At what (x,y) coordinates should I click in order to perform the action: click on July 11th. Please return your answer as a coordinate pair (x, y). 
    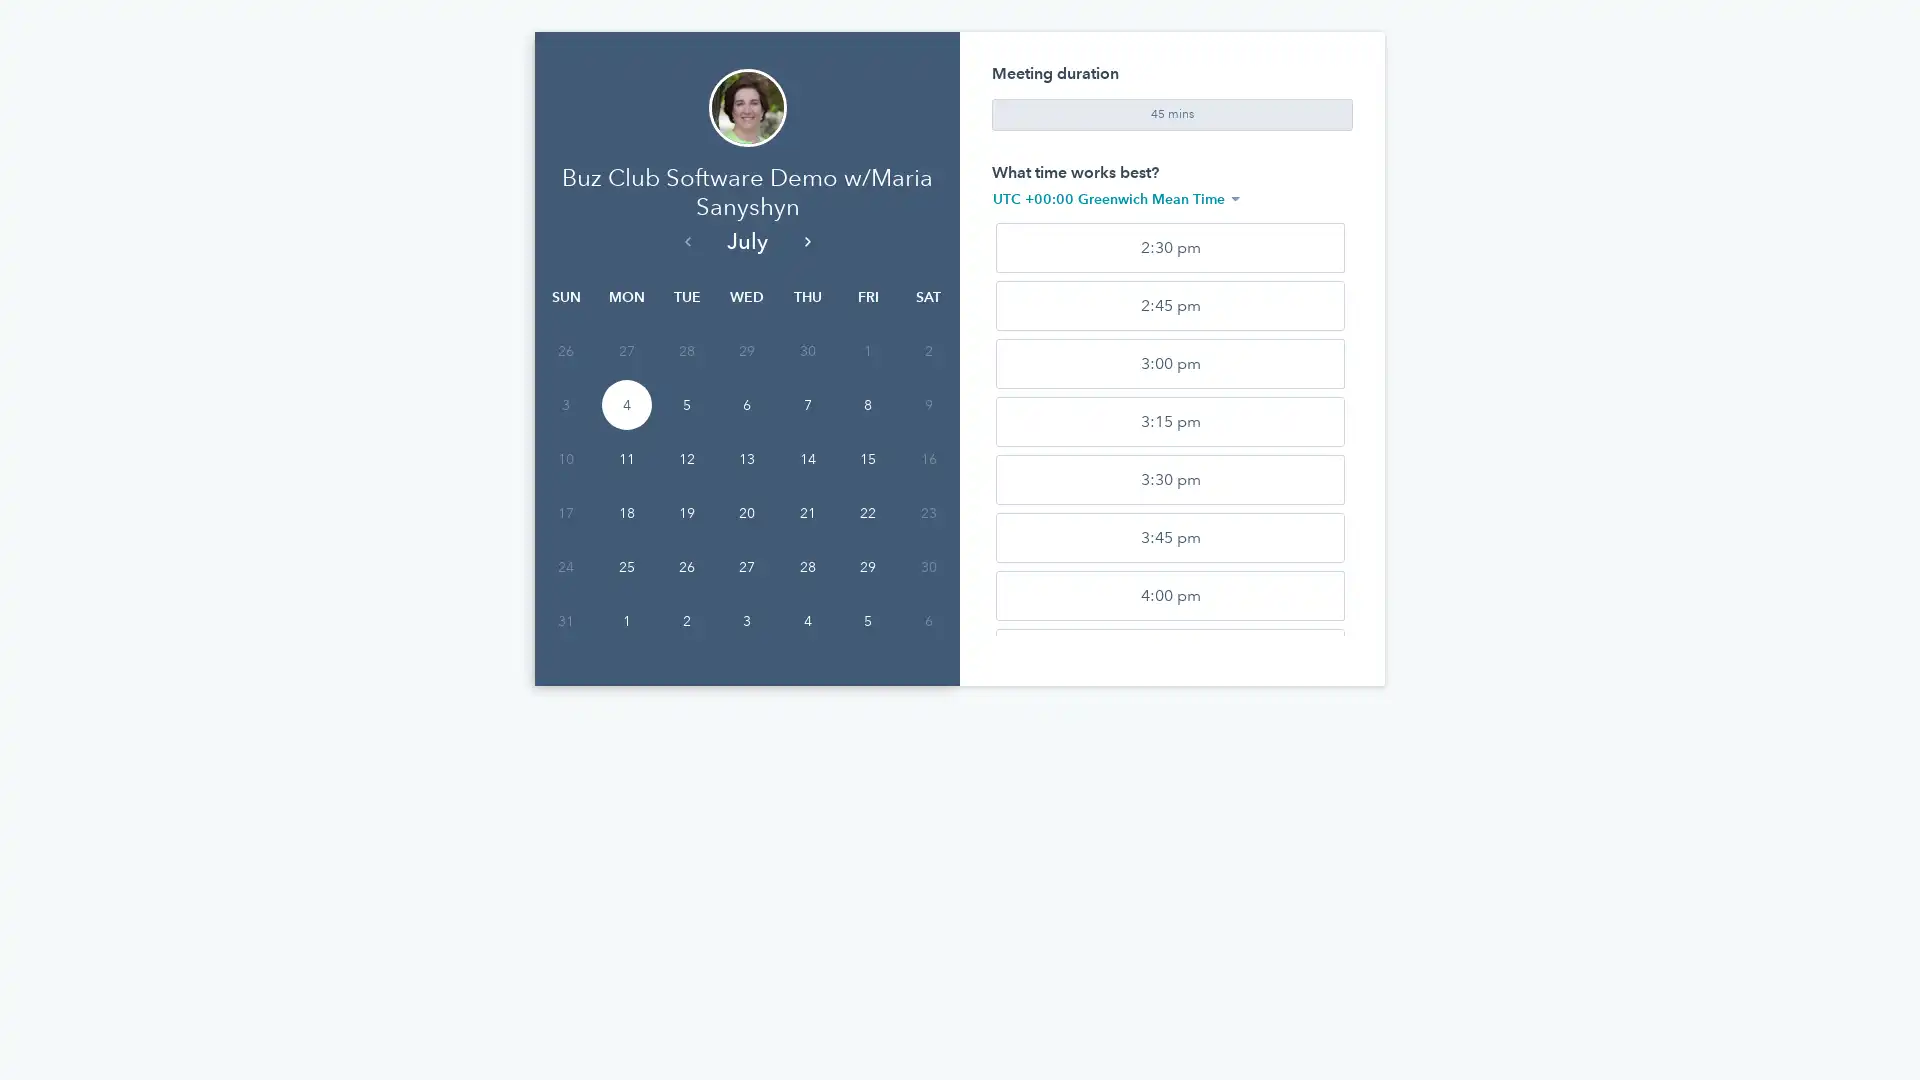
    Looking at the image, I should click on (624, 534).